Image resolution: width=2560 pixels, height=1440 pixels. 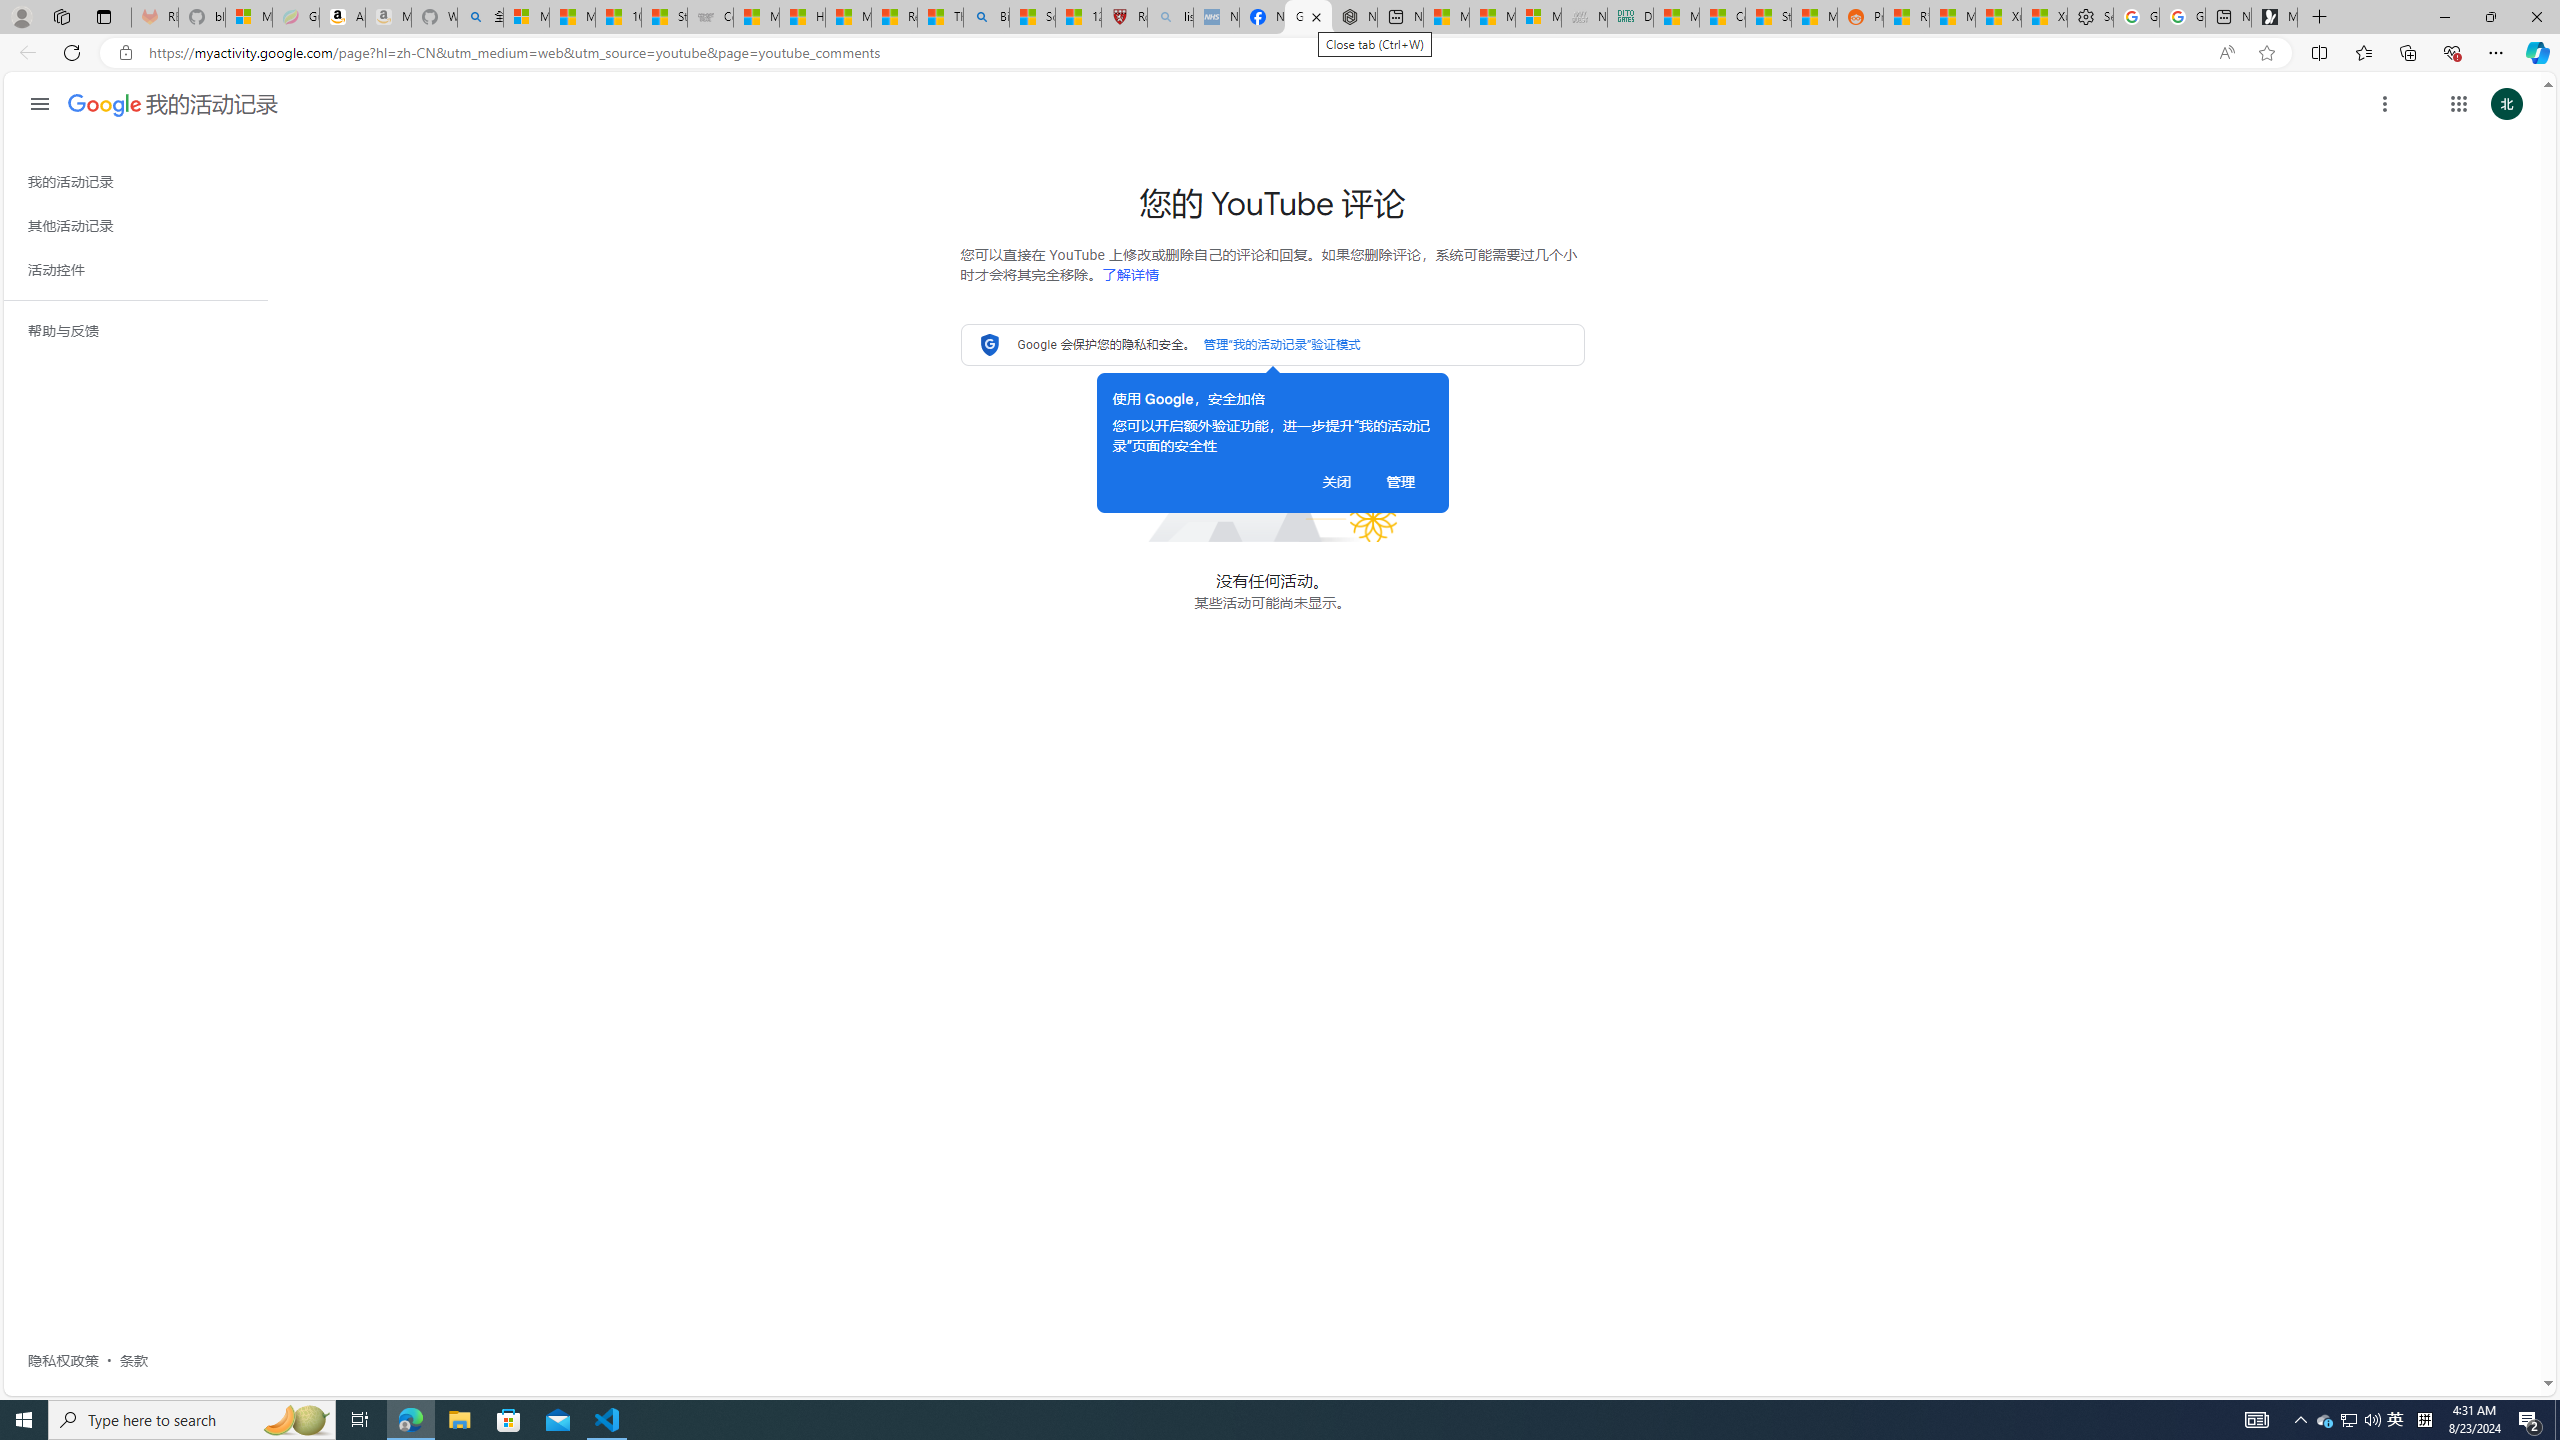 I want to click on 'Microsoft-Report a Concern to Bing', so click(x=248, y=16).